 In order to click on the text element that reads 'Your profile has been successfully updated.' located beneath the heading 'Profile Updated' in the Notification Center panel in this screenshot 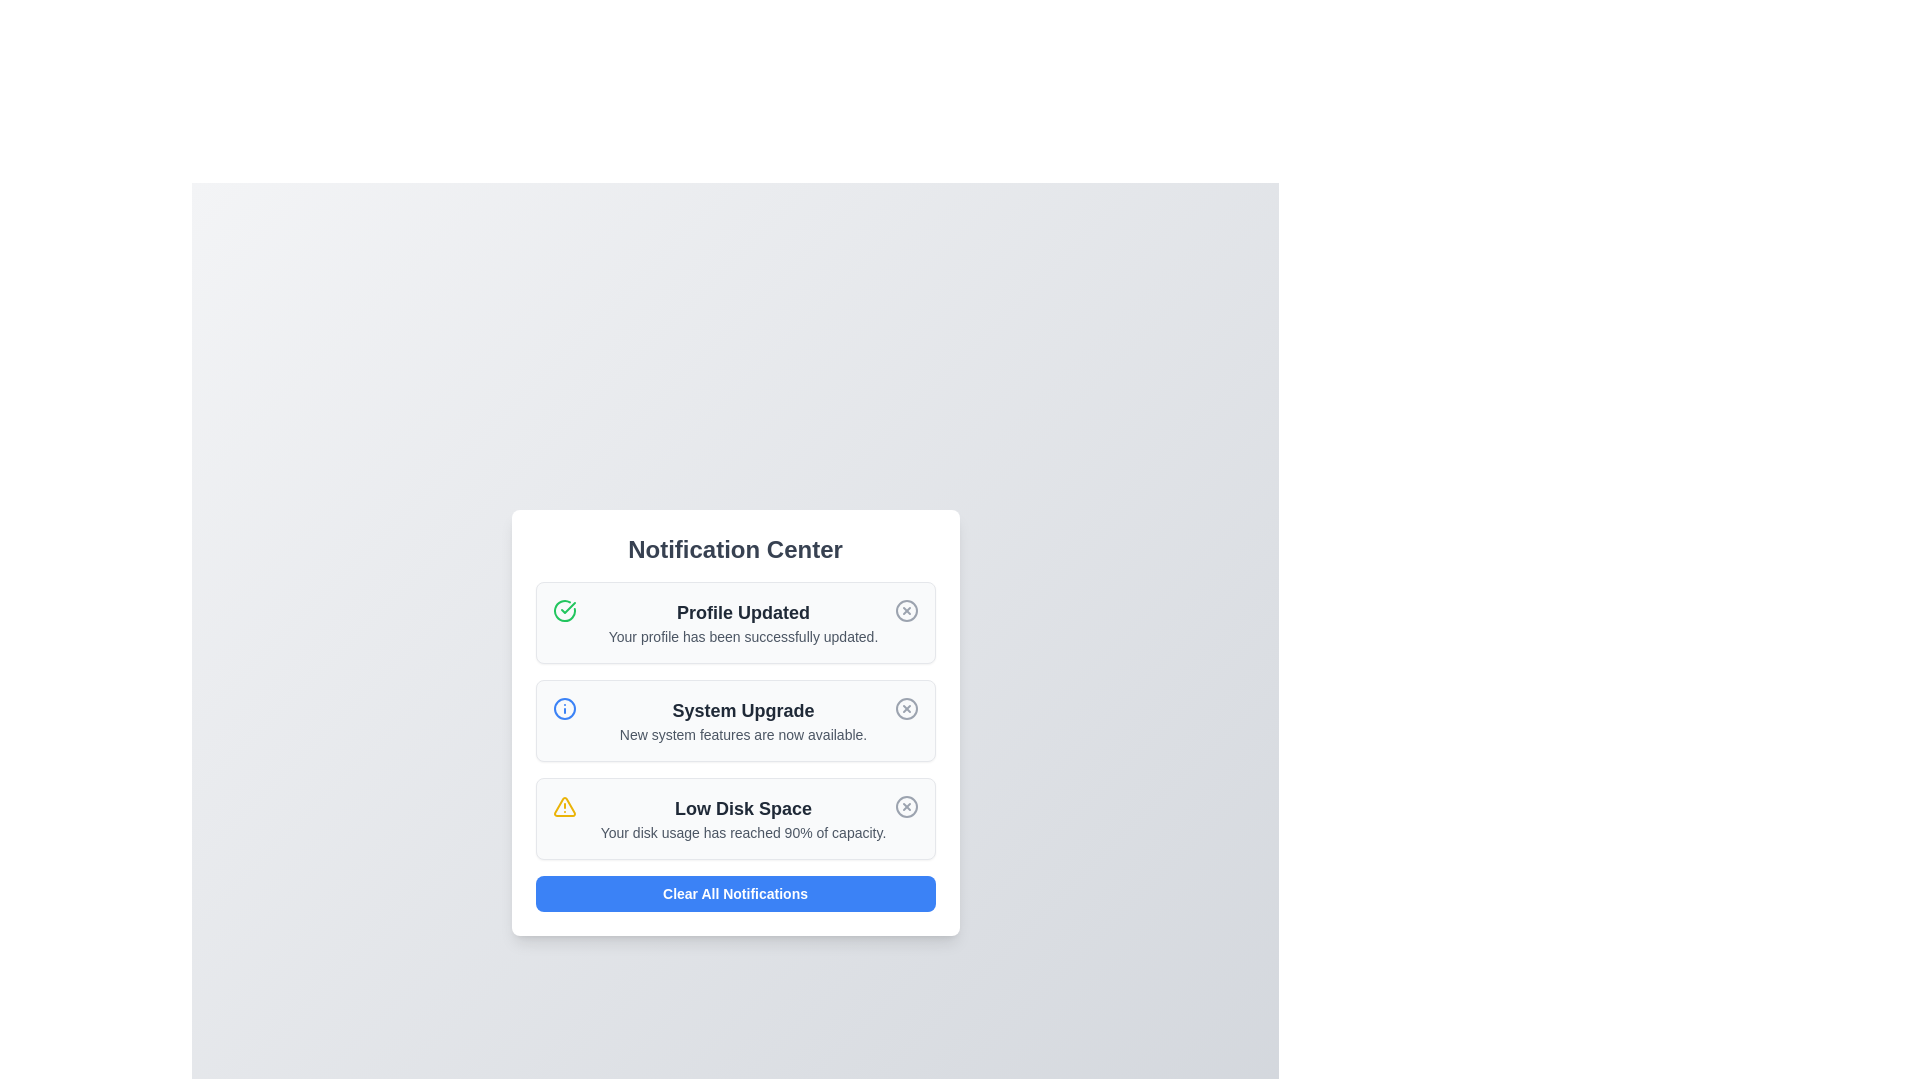, I will do `click(742, 636)`.